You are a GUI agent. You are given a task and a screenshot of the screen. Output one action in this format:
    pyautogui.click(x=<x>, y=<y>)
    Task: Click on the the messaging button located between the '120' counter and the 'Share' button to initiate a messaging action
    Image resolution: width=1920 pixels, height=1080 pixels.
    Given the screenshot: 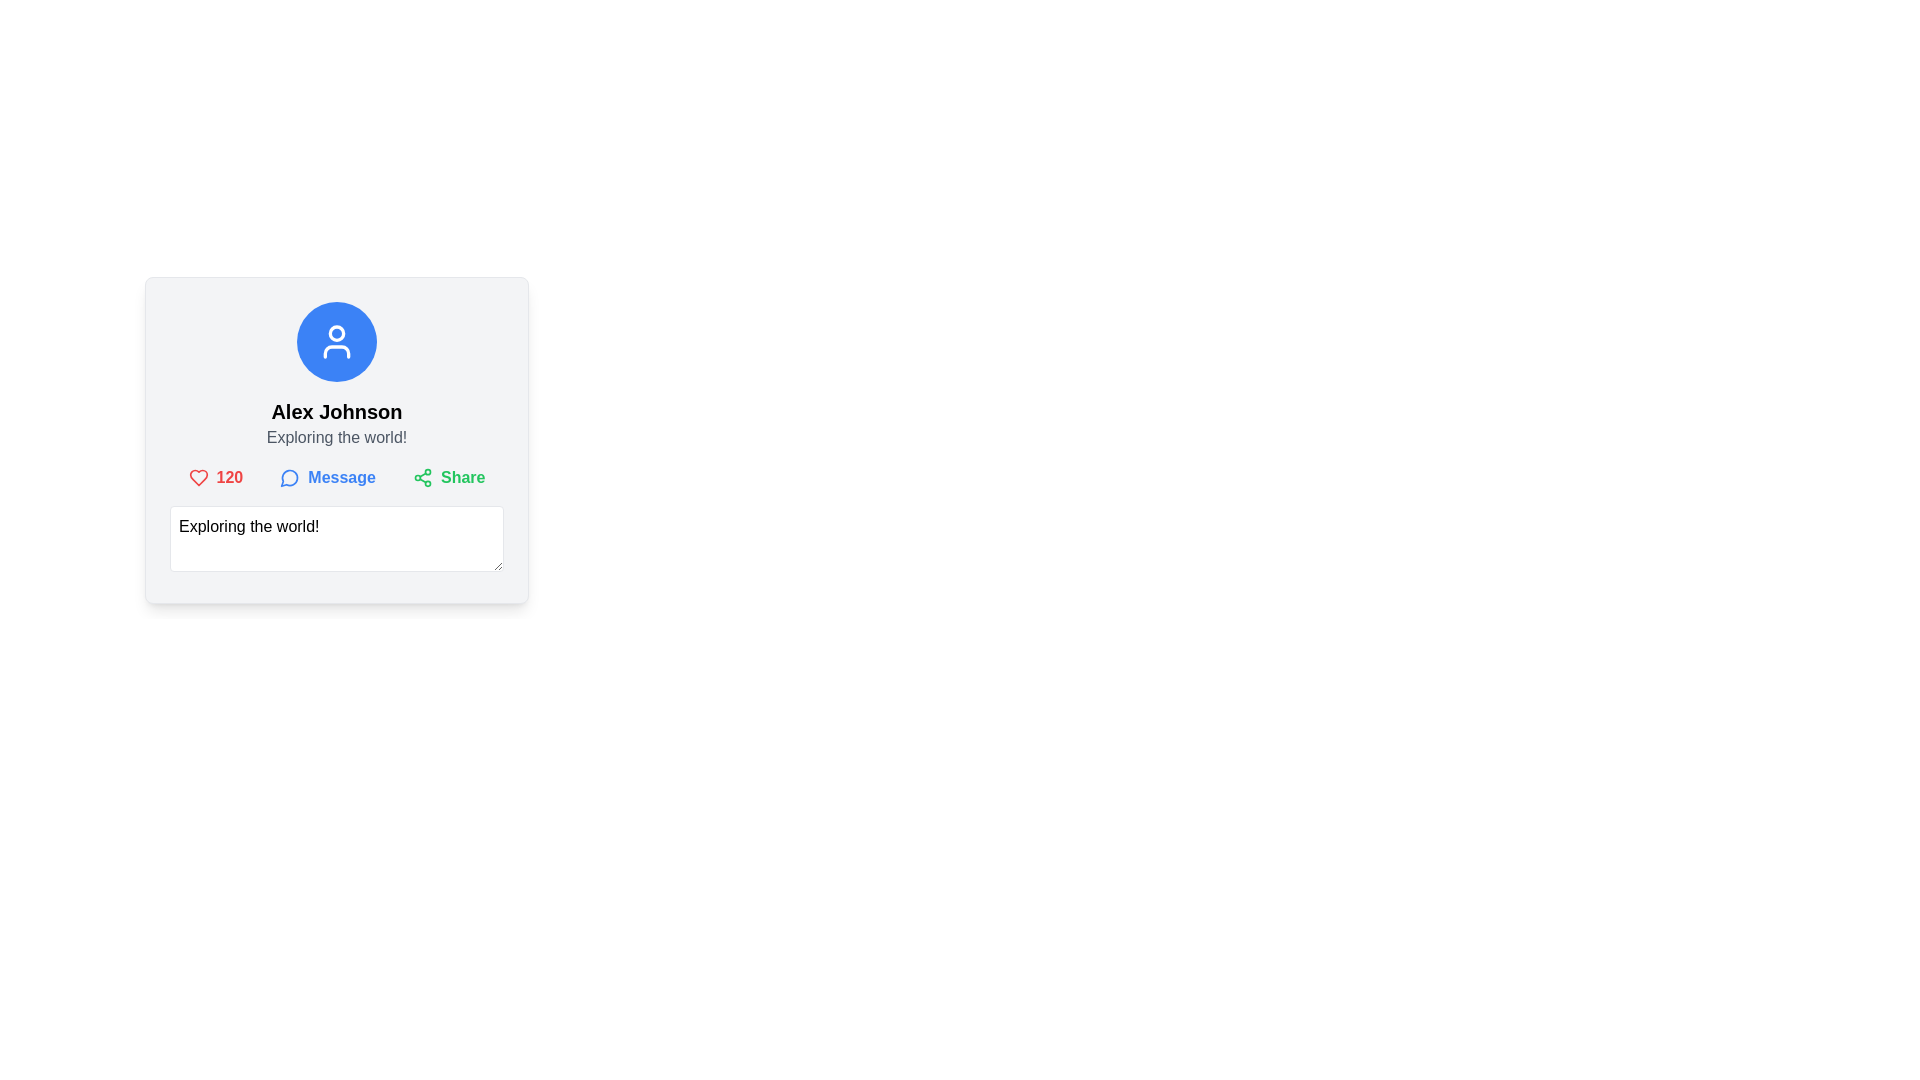 What is the action you would take?
    pyautogui.click(x=327, y=478)
    